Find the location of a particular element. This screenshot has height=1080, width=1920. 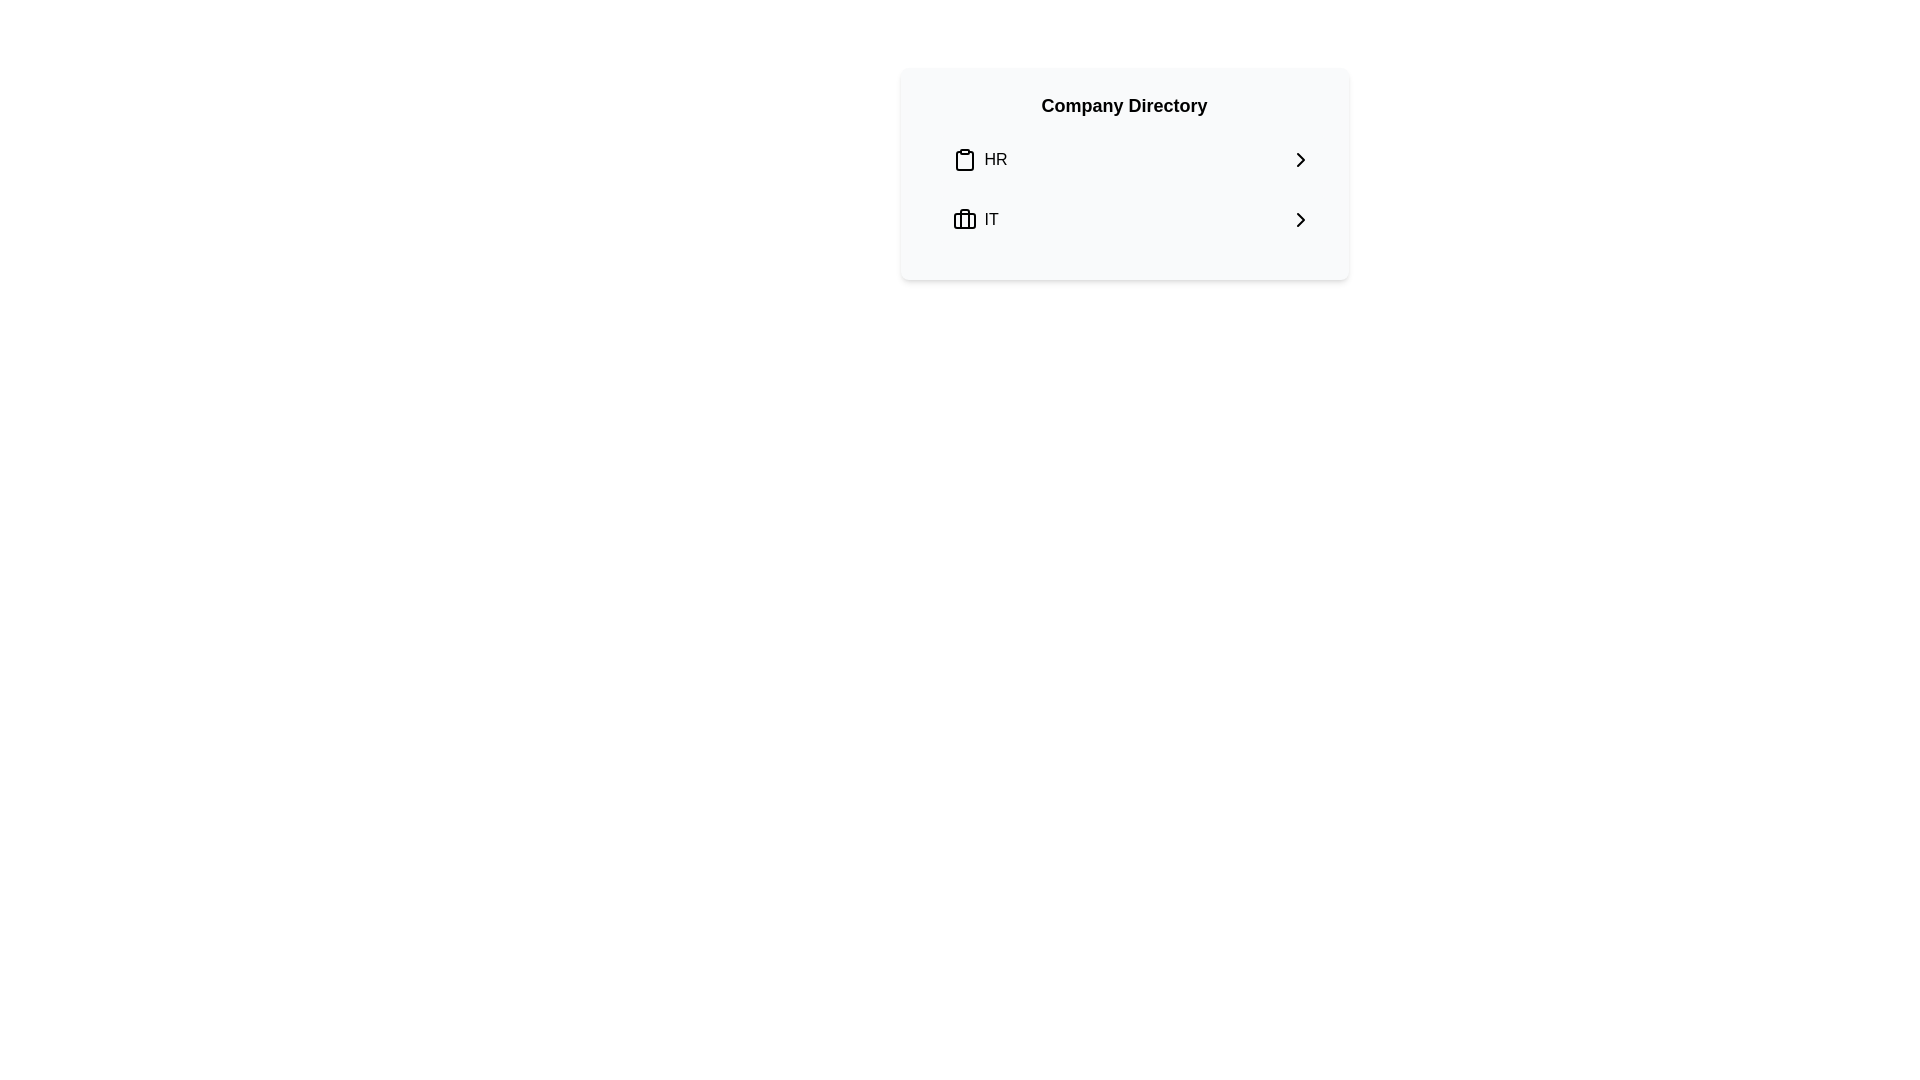

the 'HR' navigation item, the first item is located at coordinates (1132, 158).